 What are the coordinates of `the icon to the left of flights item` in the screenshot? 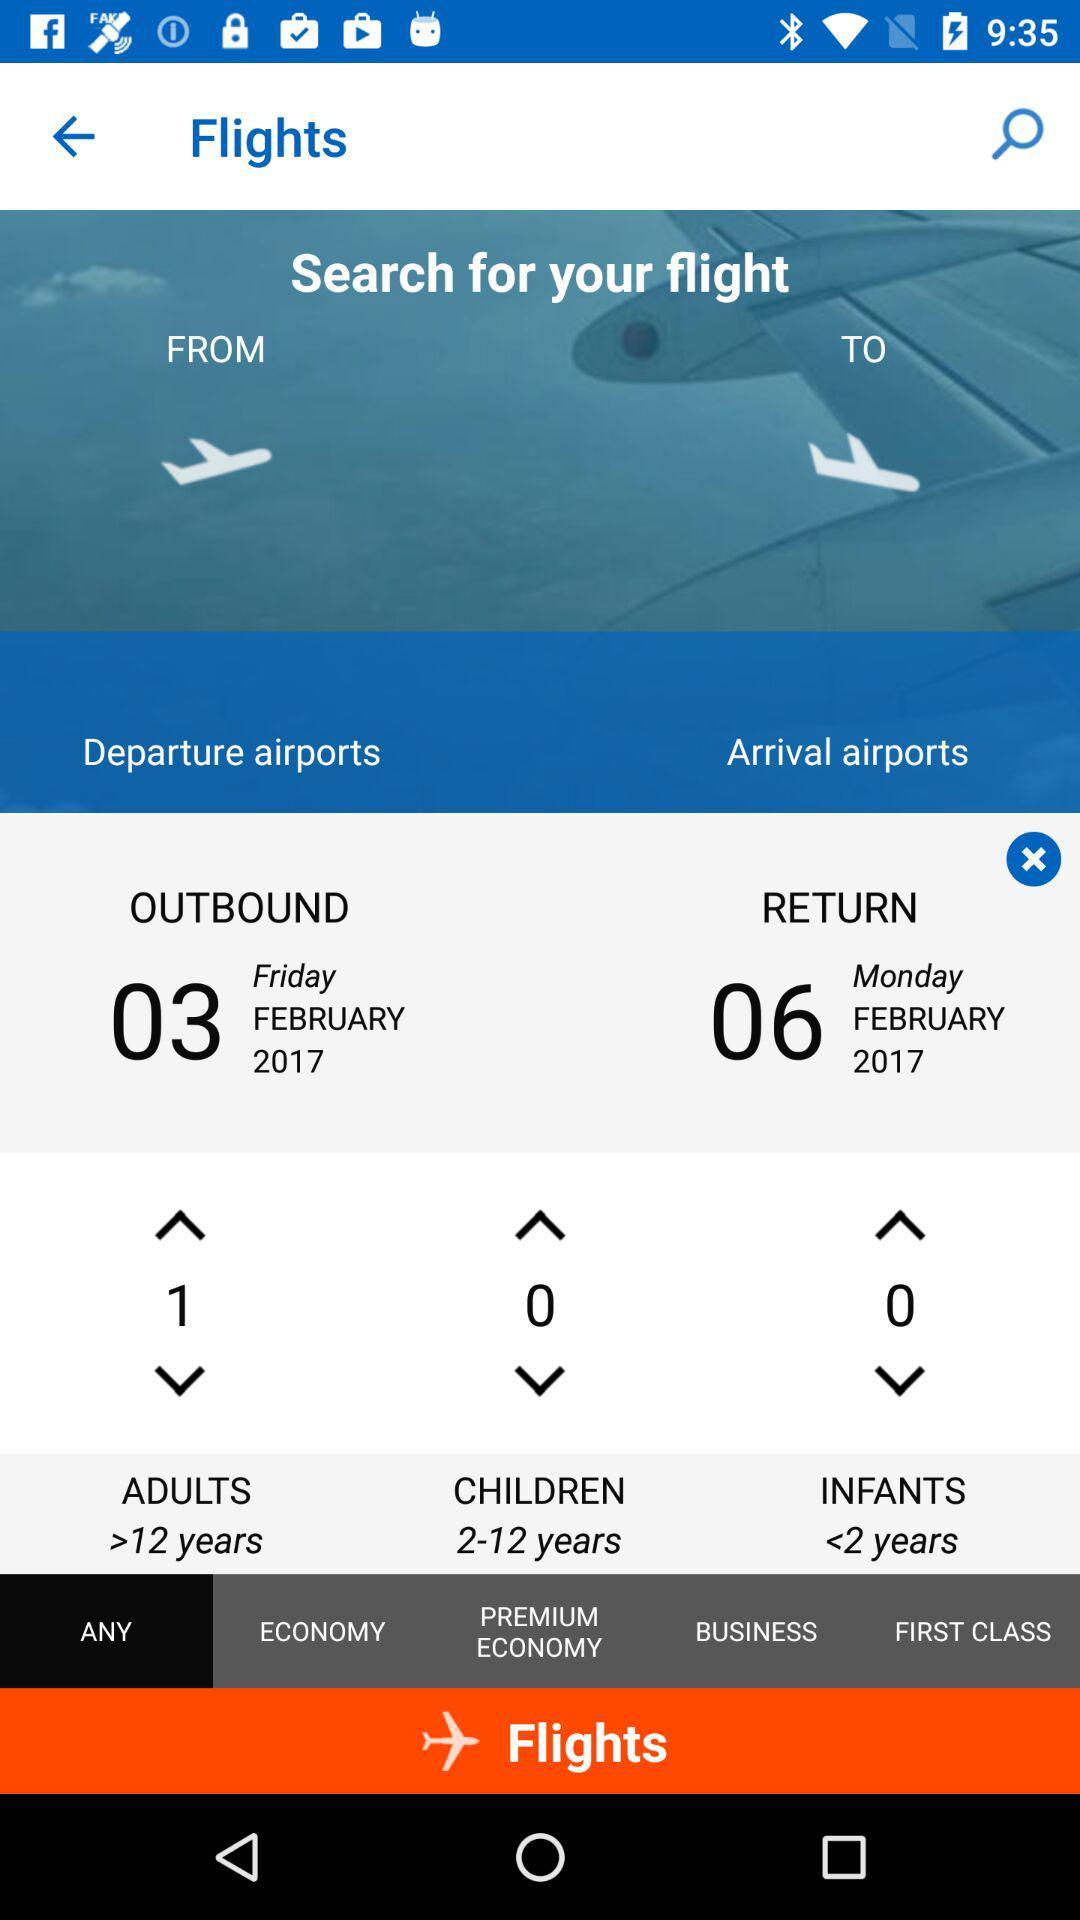 It's located at (72, 135).